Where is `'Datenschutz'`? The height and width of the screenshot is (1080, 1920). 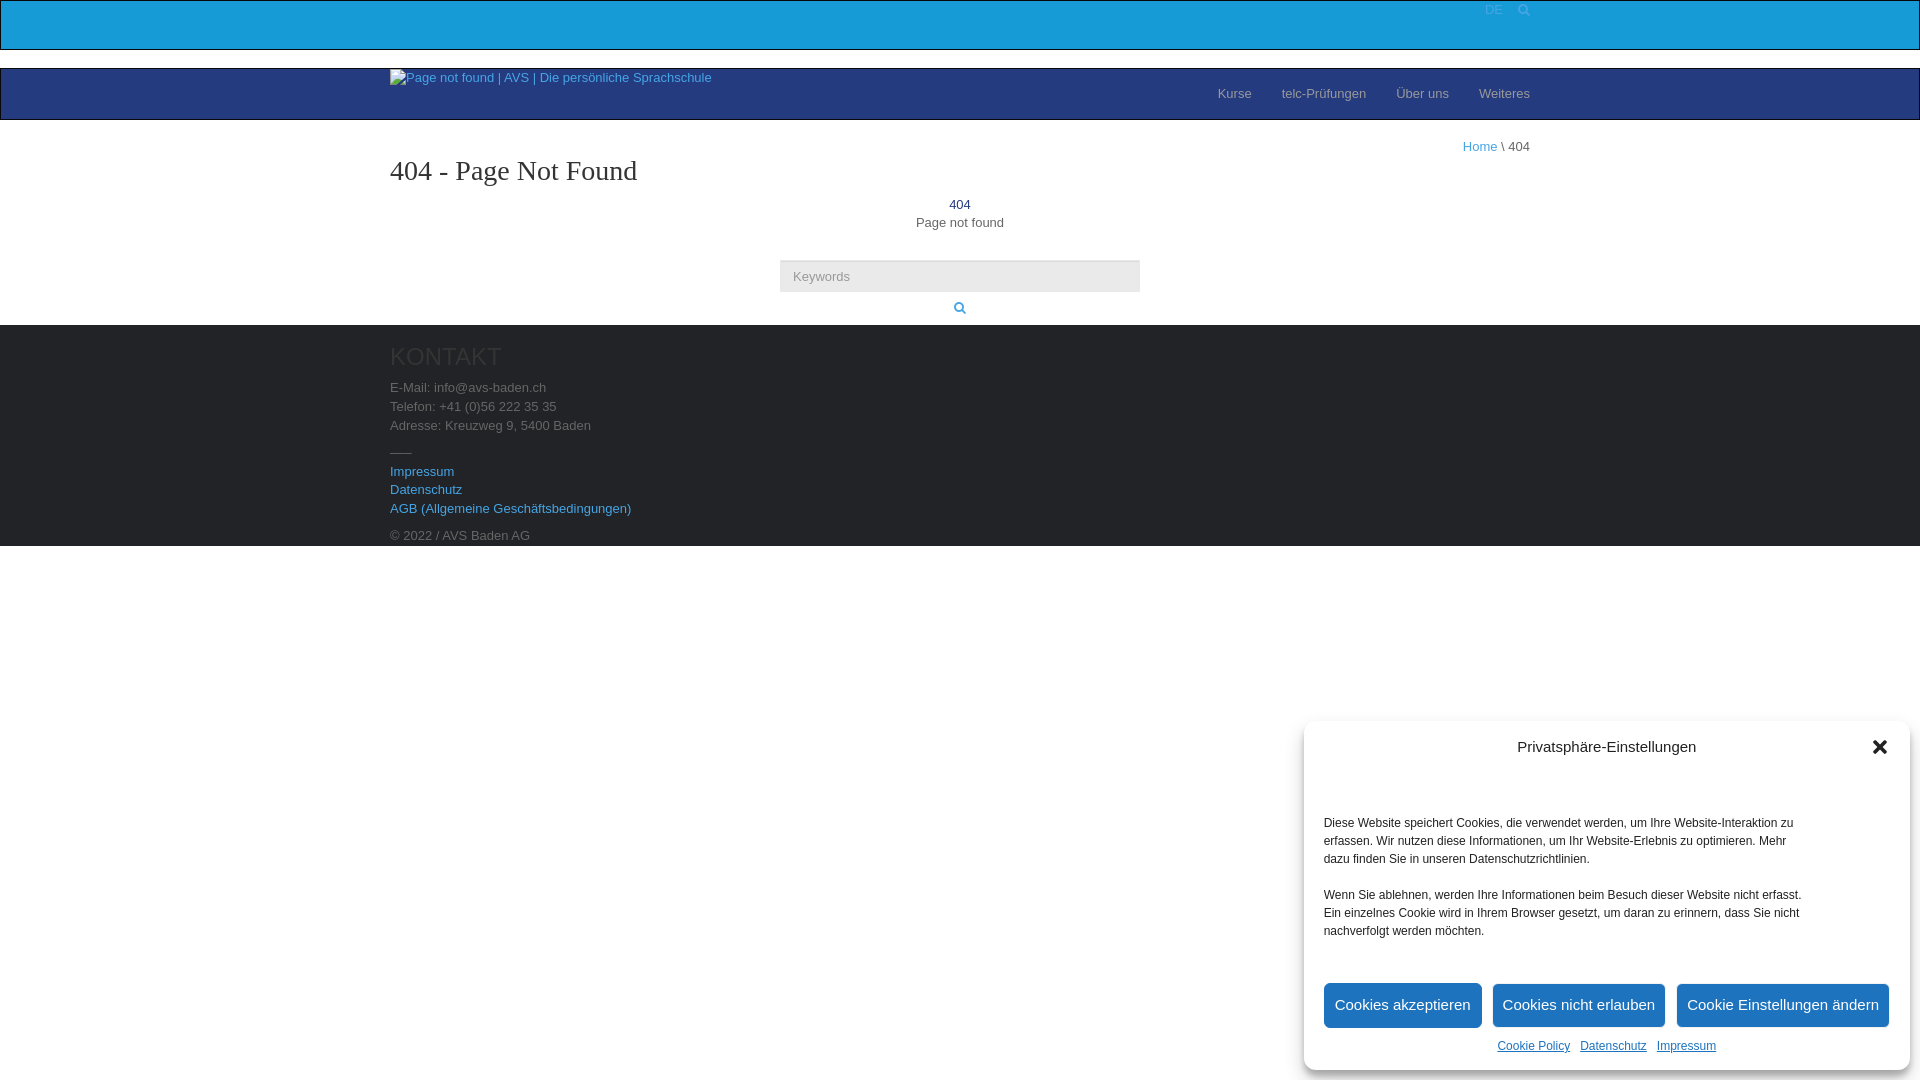 'Datenschutz' is located at coordinates (425, 489).